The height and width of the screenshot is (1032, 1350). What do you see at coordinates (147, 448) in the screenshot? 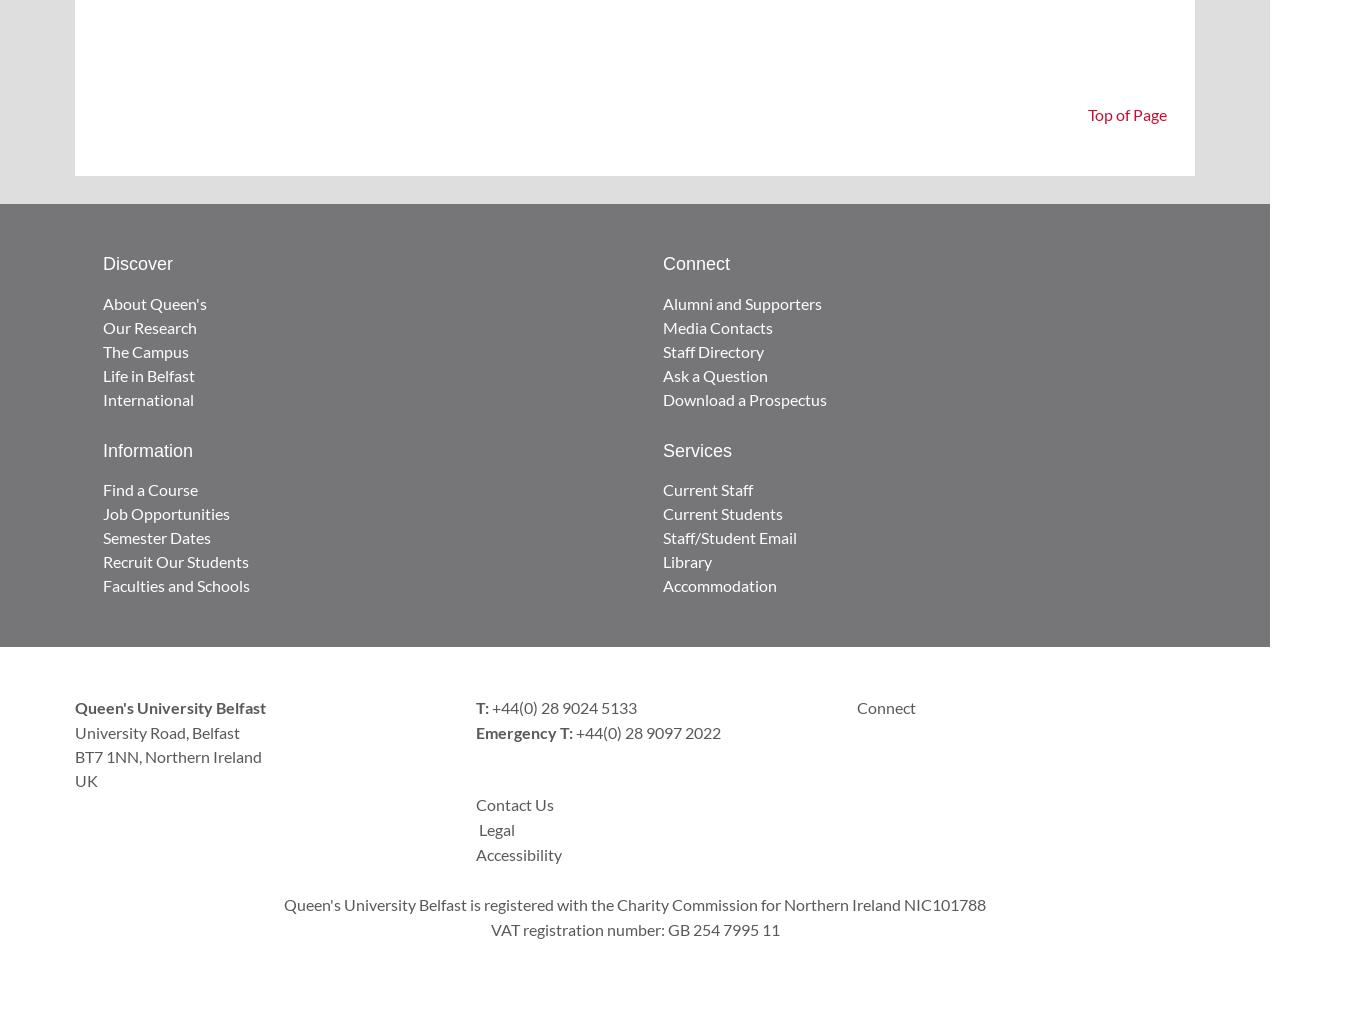
I see `'Information'` at bounding box center [147, 448].